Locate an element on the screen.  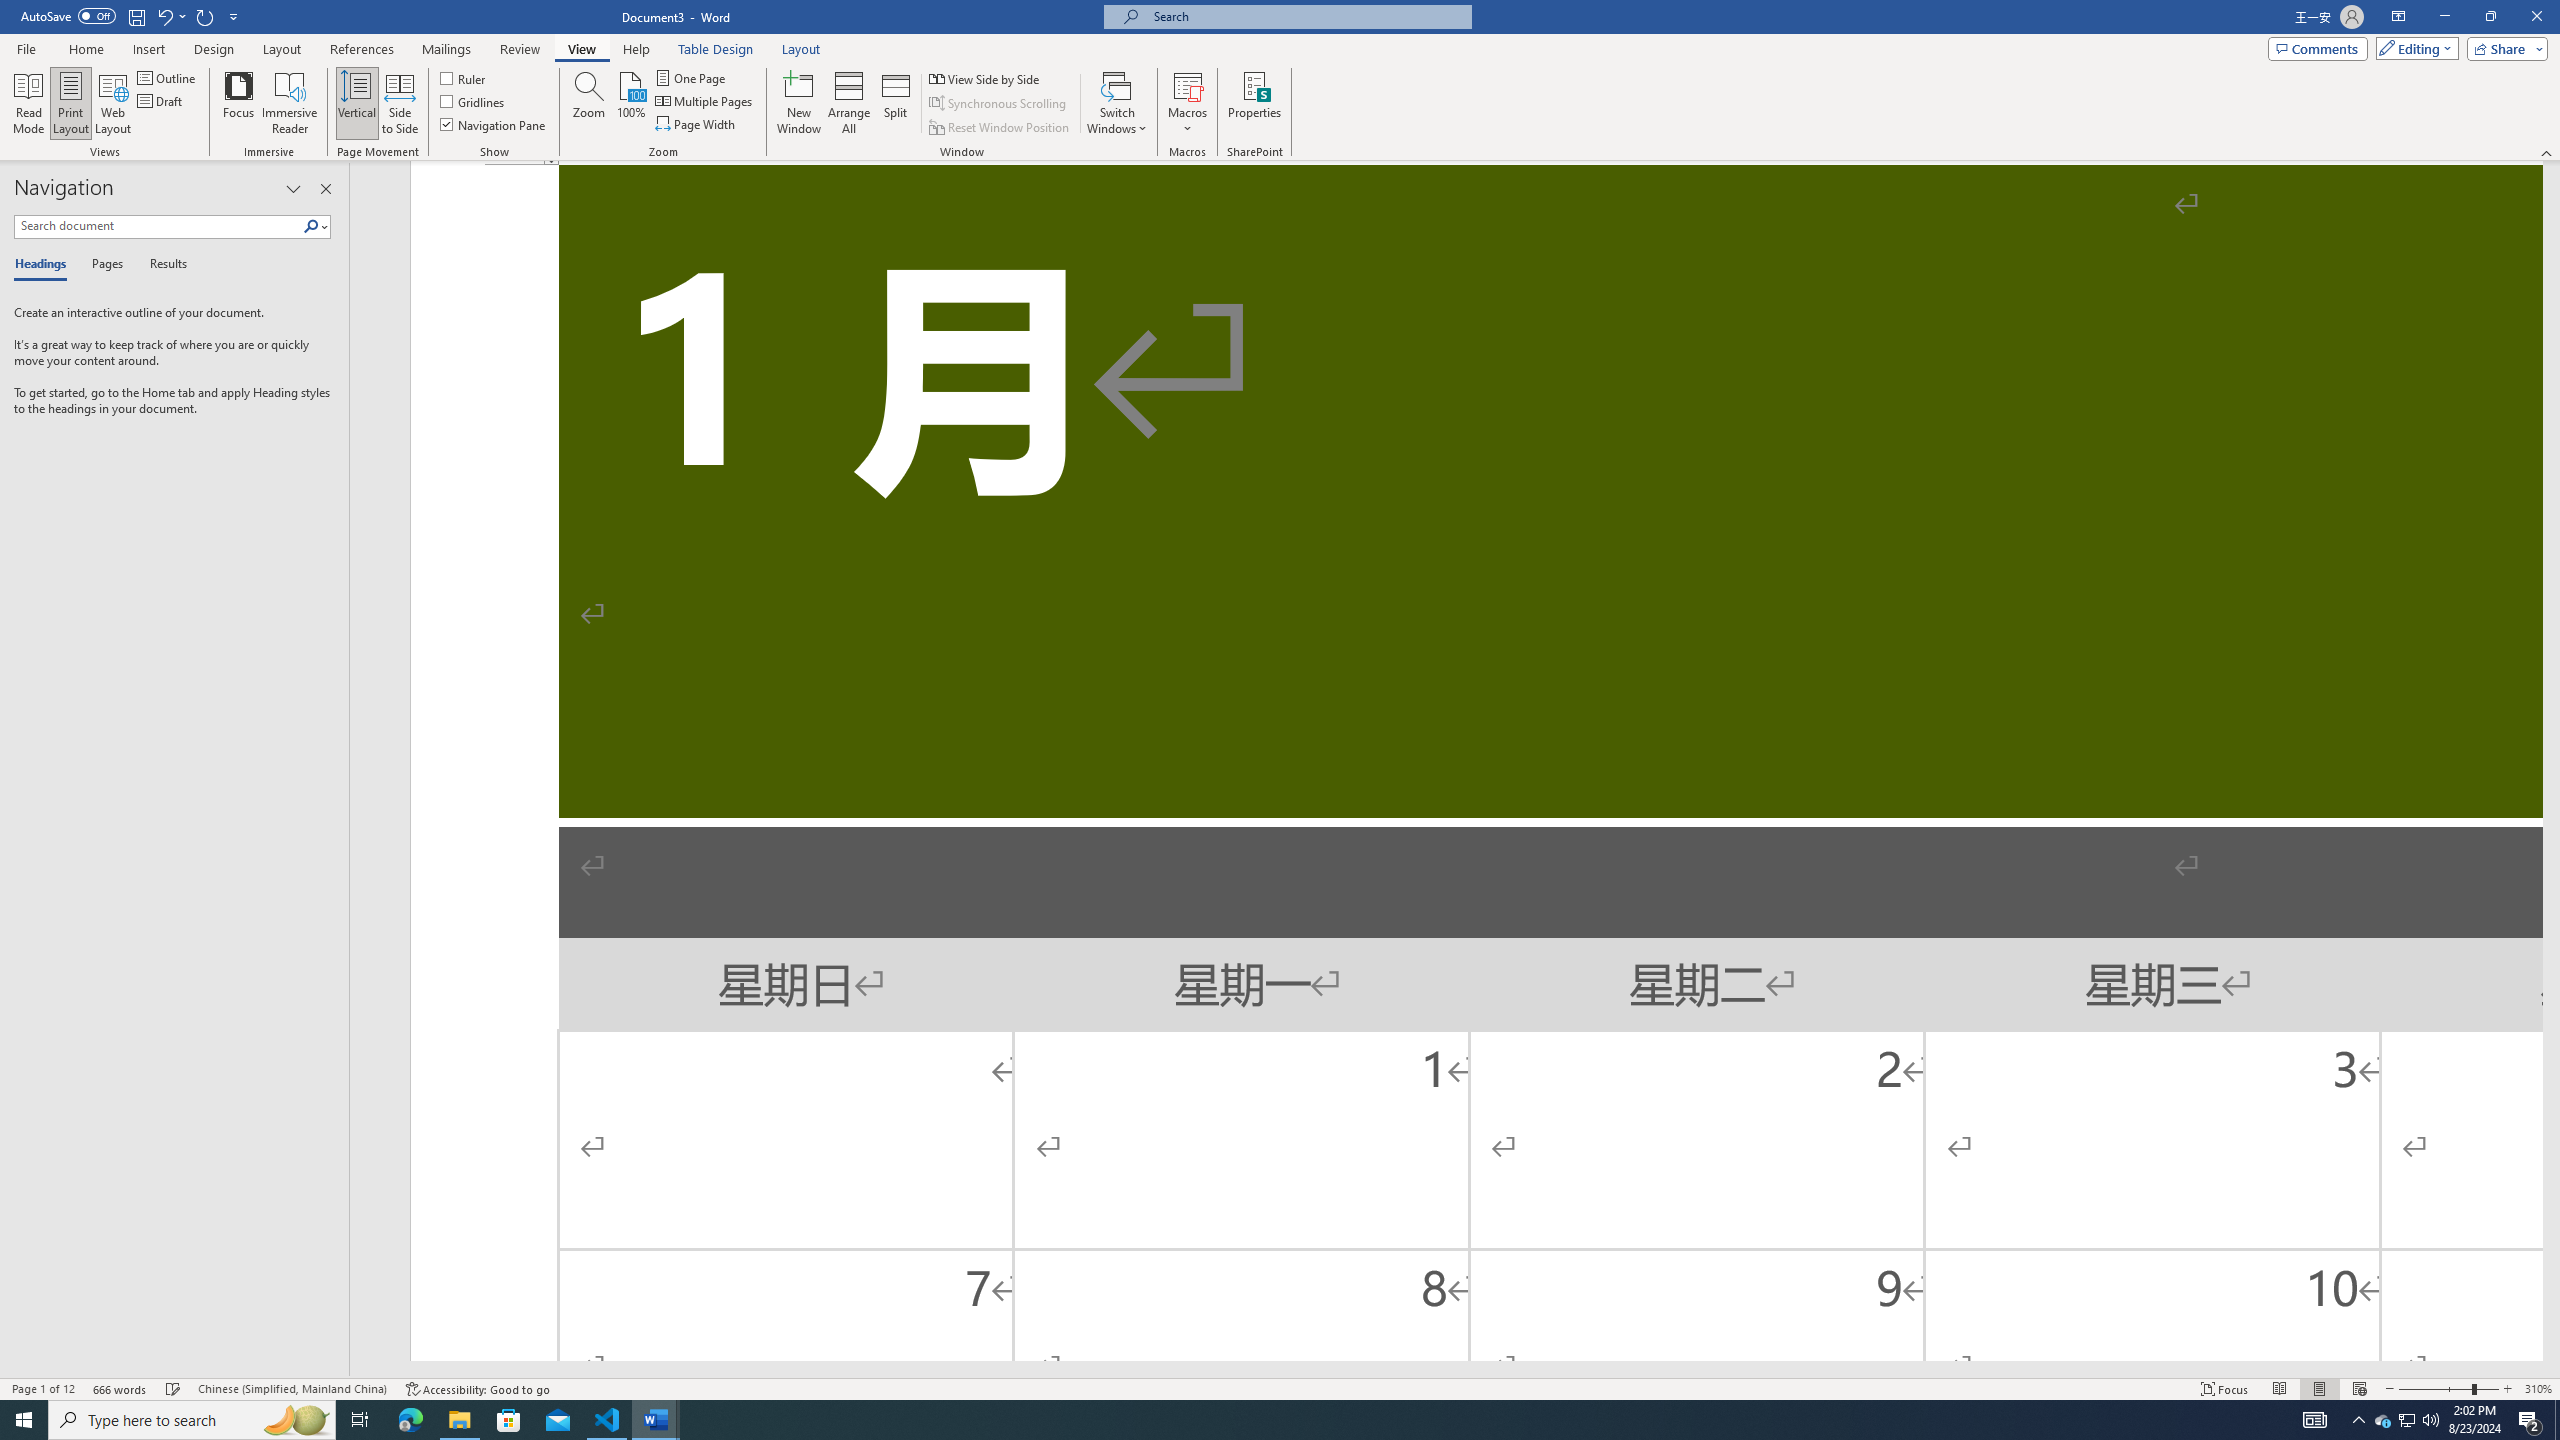
'Save' is located at coordinates (135, 15).